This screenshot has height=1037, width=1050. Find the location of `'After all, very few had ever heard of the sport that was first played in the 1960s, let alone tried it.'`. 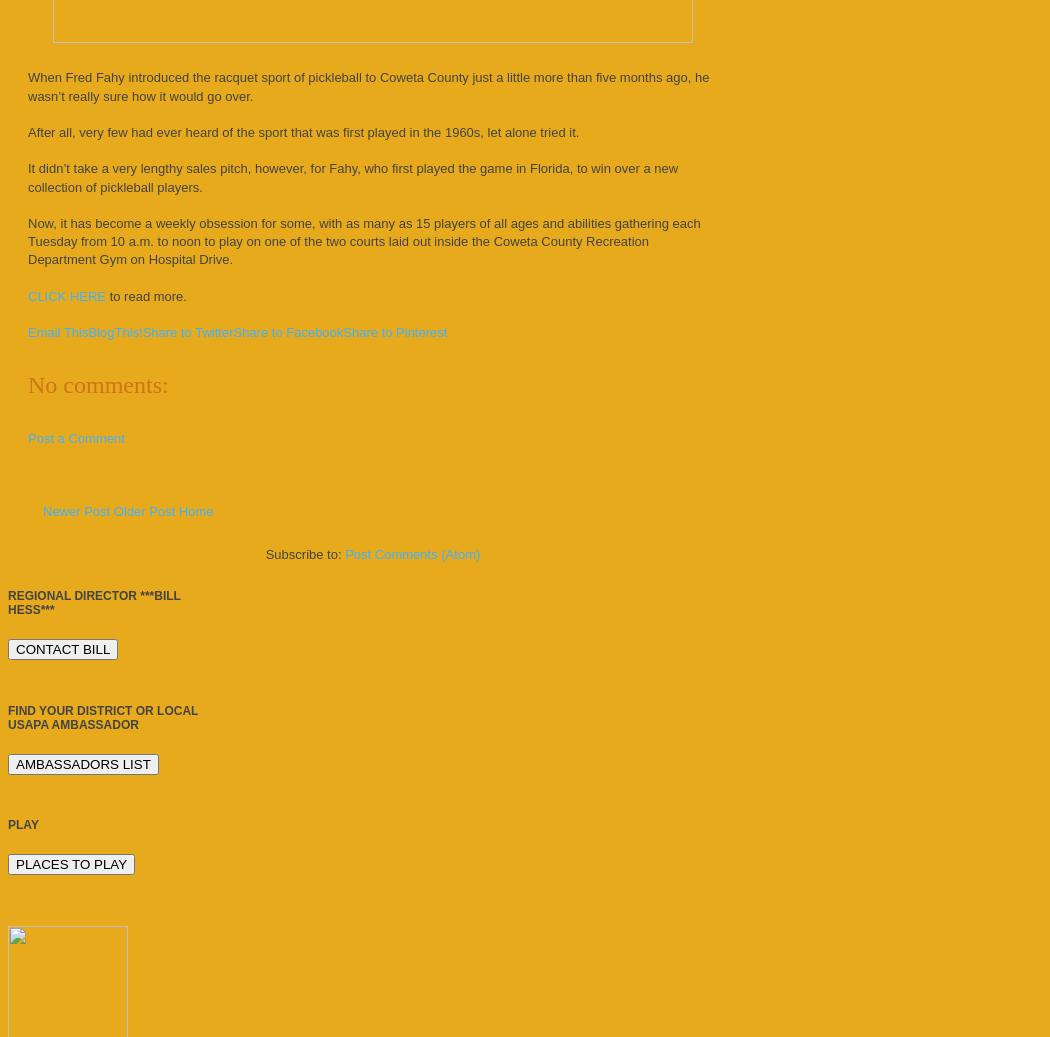

'After all, very few had ever heard of the sport that was first played in the 1960s, let alone tried it.' is located at coordinates (303, 130).